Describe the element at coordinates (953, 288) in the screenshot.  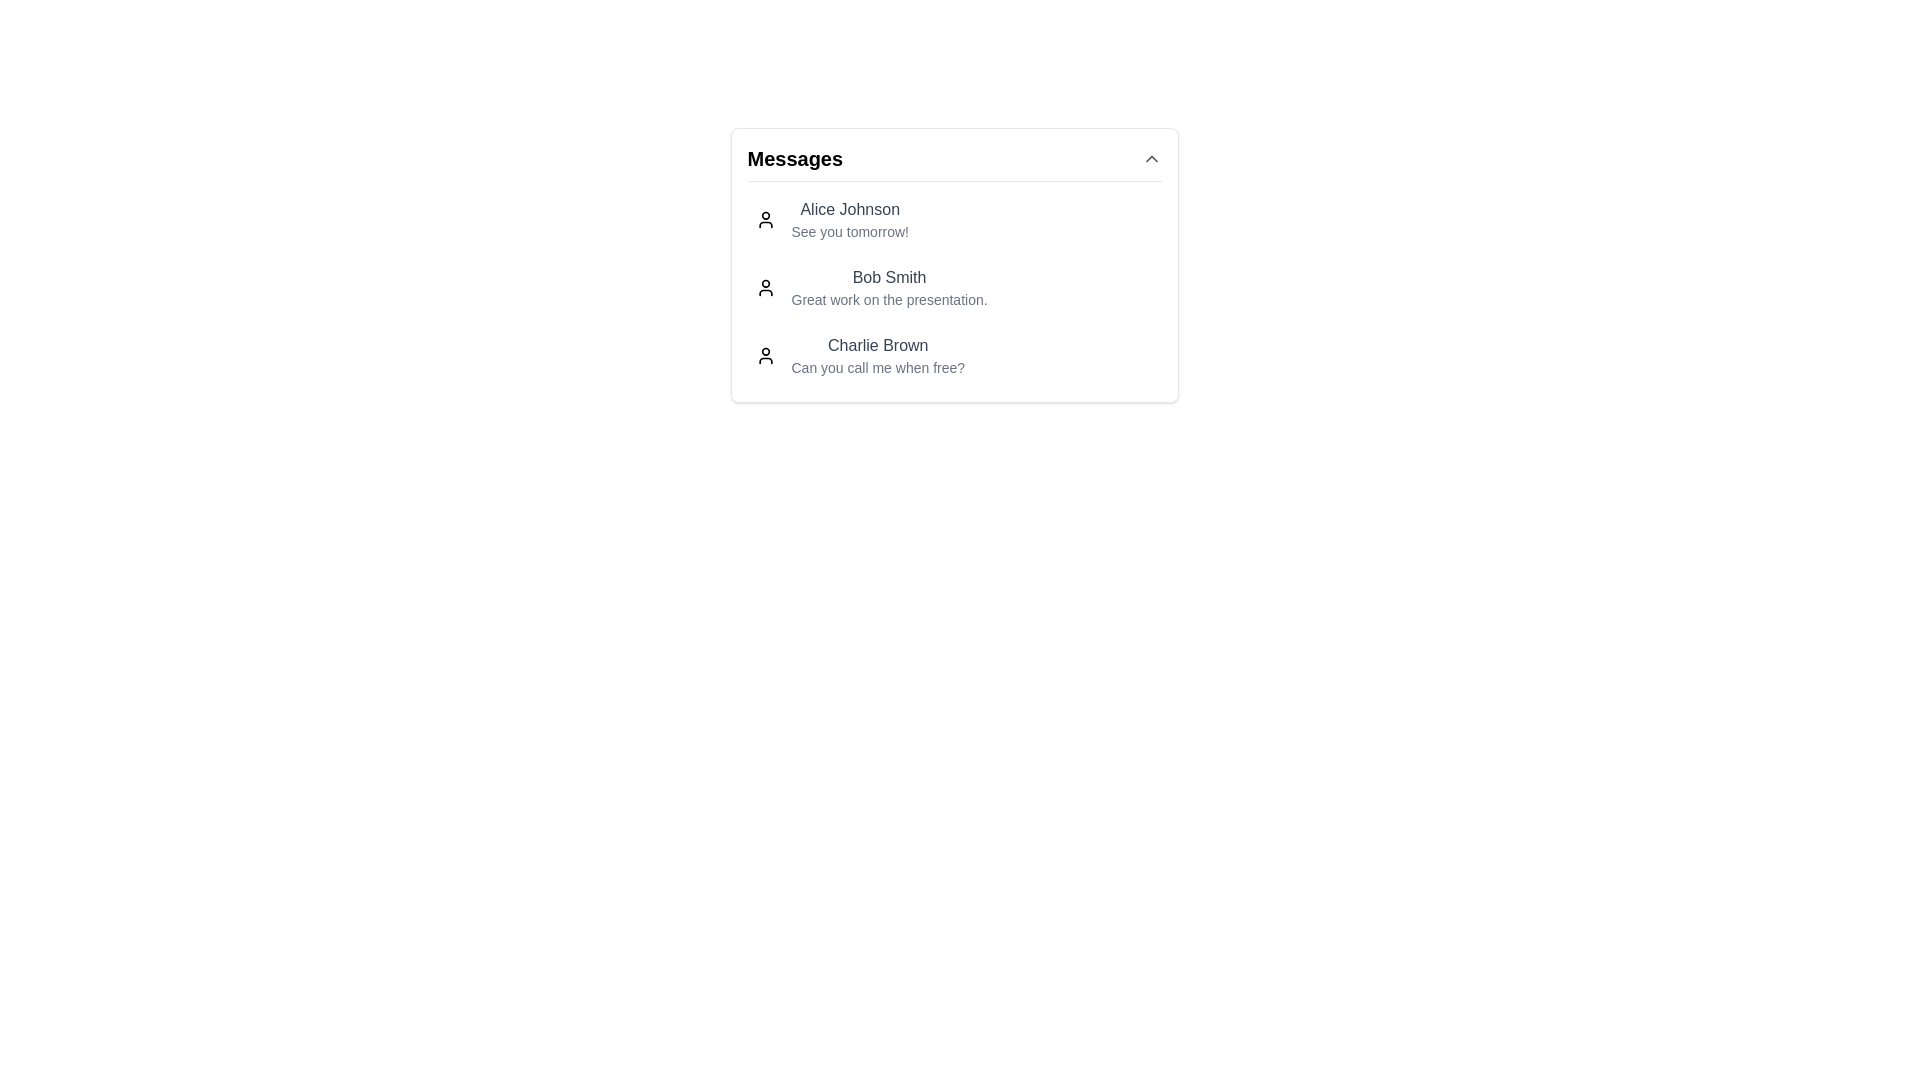
I see `the list of message previews located in the white box titled 'Messages'` at that location.